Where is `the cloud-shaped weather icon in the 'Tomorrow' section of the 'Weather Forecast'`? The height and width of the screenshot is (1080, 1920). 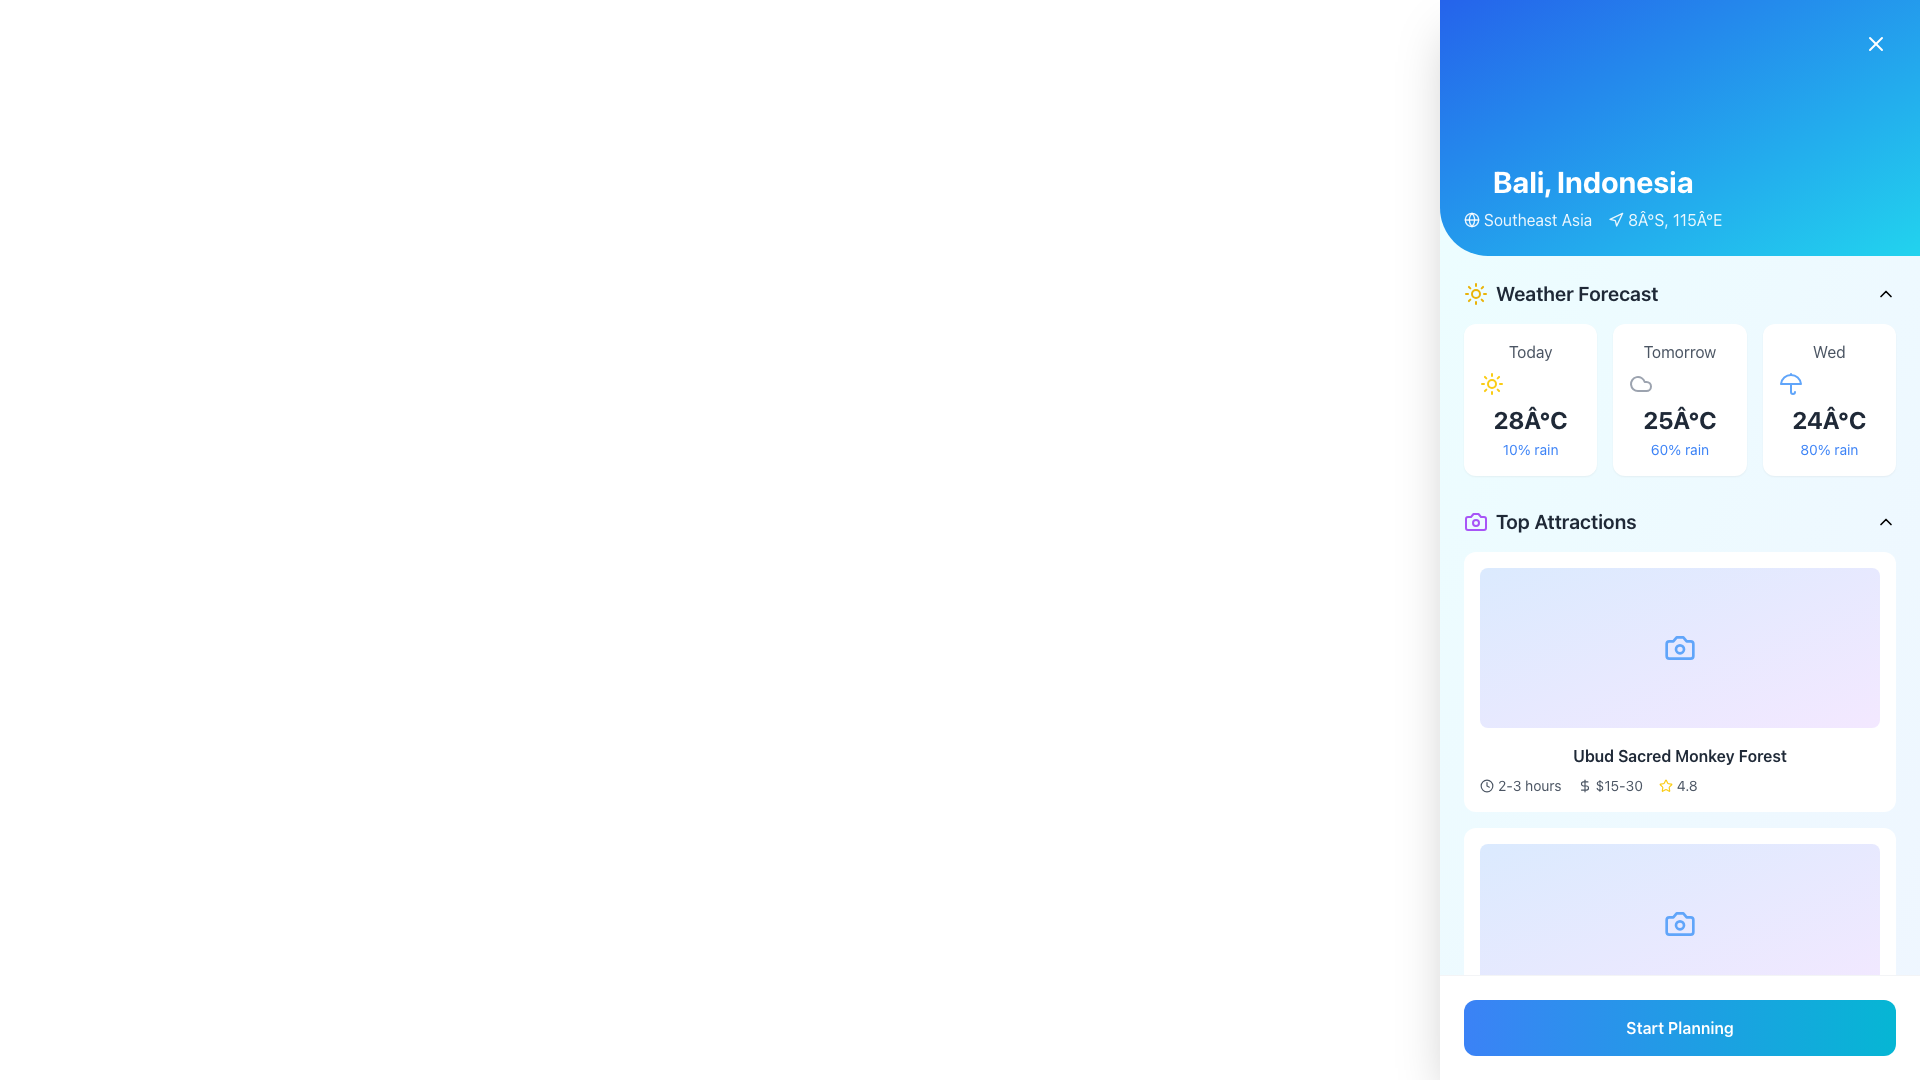 the cloud-shaped weather icon in the 'Tomorrow' section of the 'Weather Forecast' is located at coordinates (1641, 384).